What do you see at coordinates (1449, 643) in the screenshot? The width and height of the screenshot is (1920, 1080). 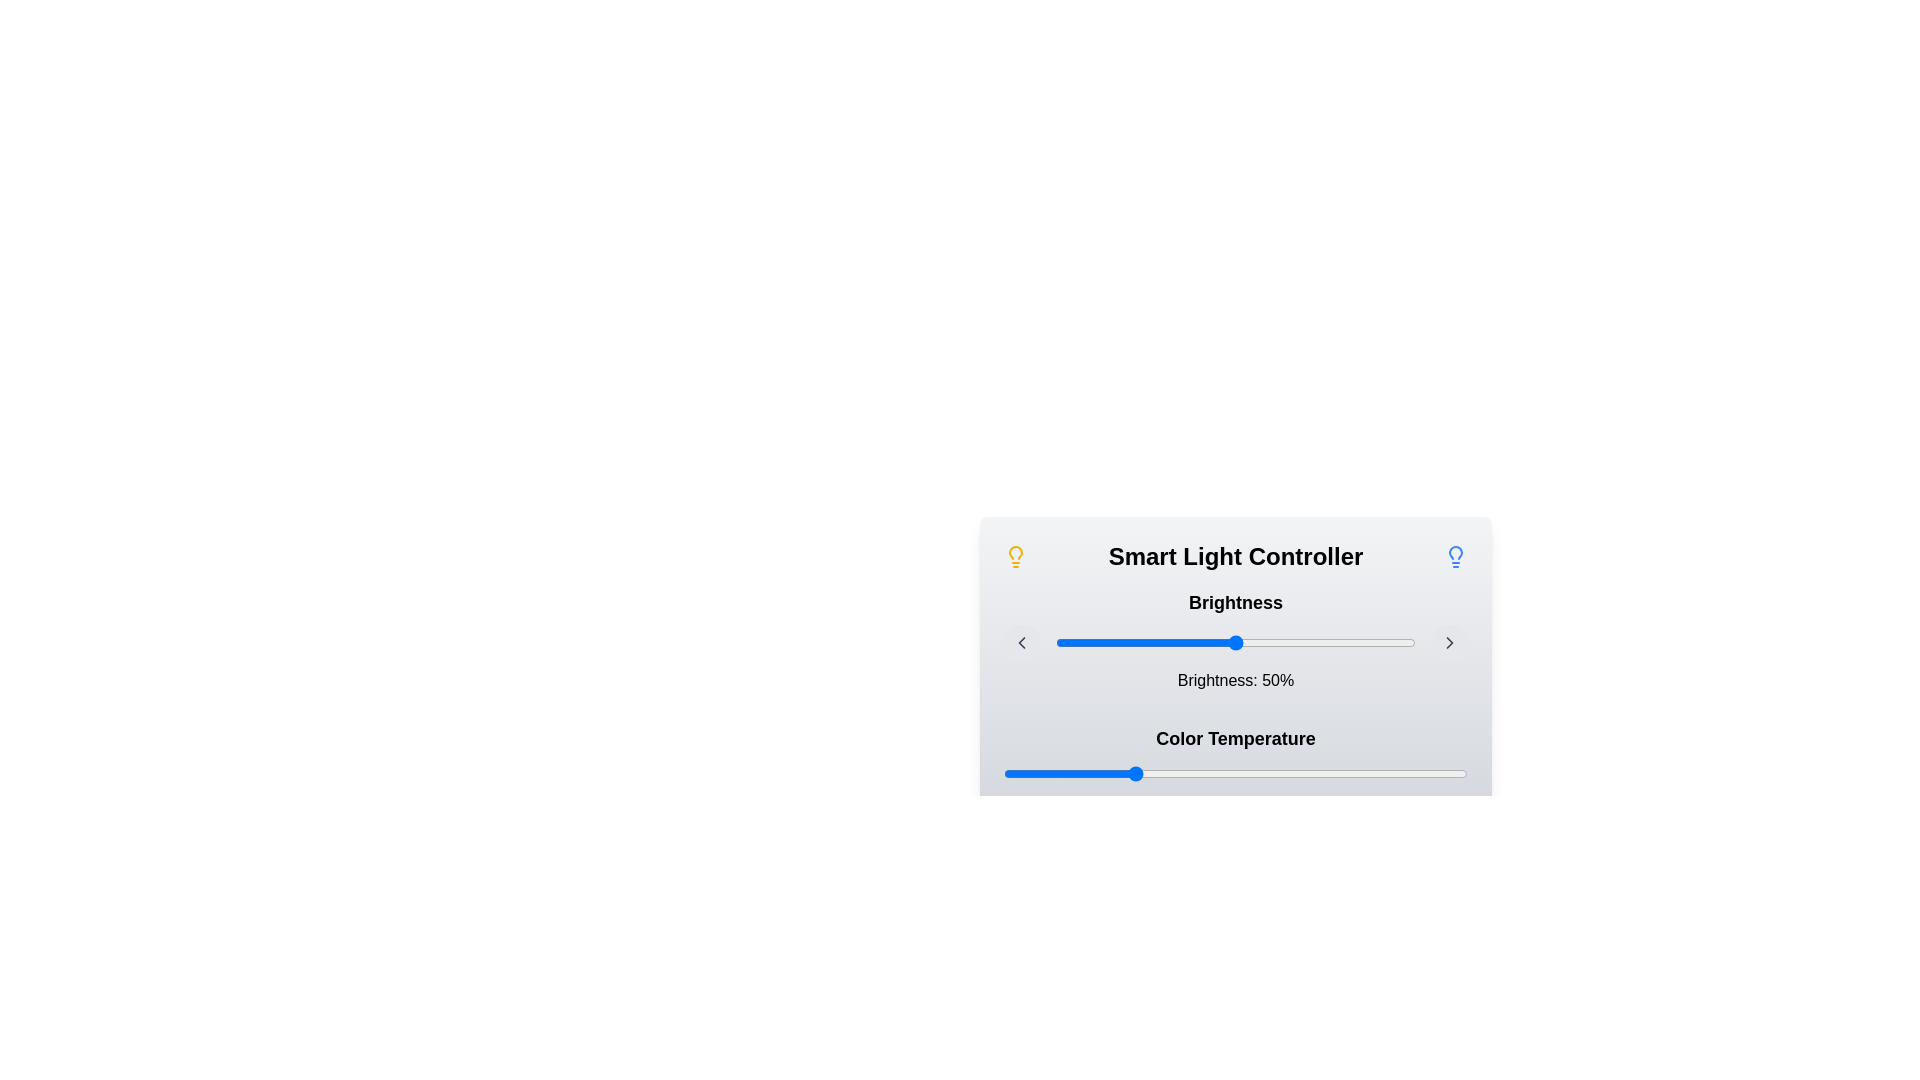 I see `the rightward-pointing chevron arrow icon located in the center-right portion of the smart light controller UI to proceed` at bounding box center [1449, 643].